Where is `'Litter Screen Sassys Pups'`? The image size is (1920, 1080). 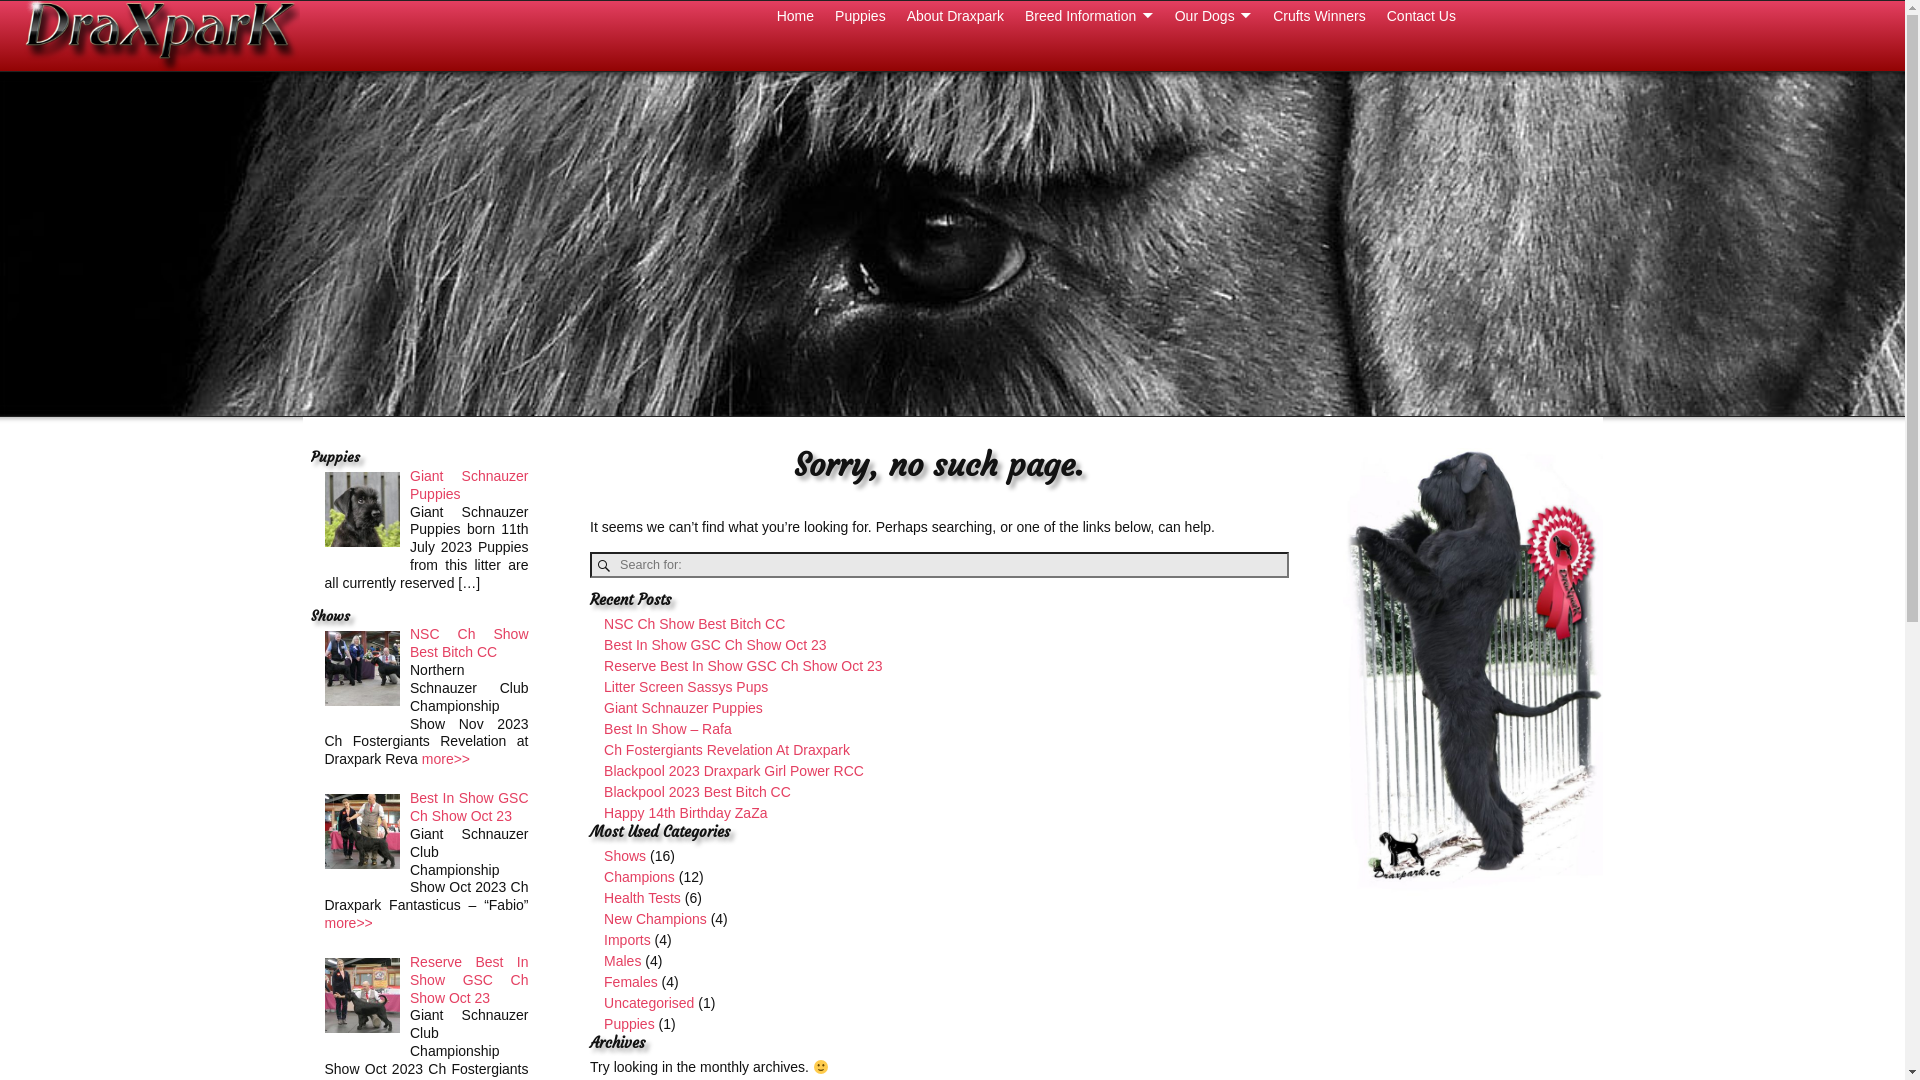
'Litter Screen Sassys Pups' is located at coordinates (686, 685).